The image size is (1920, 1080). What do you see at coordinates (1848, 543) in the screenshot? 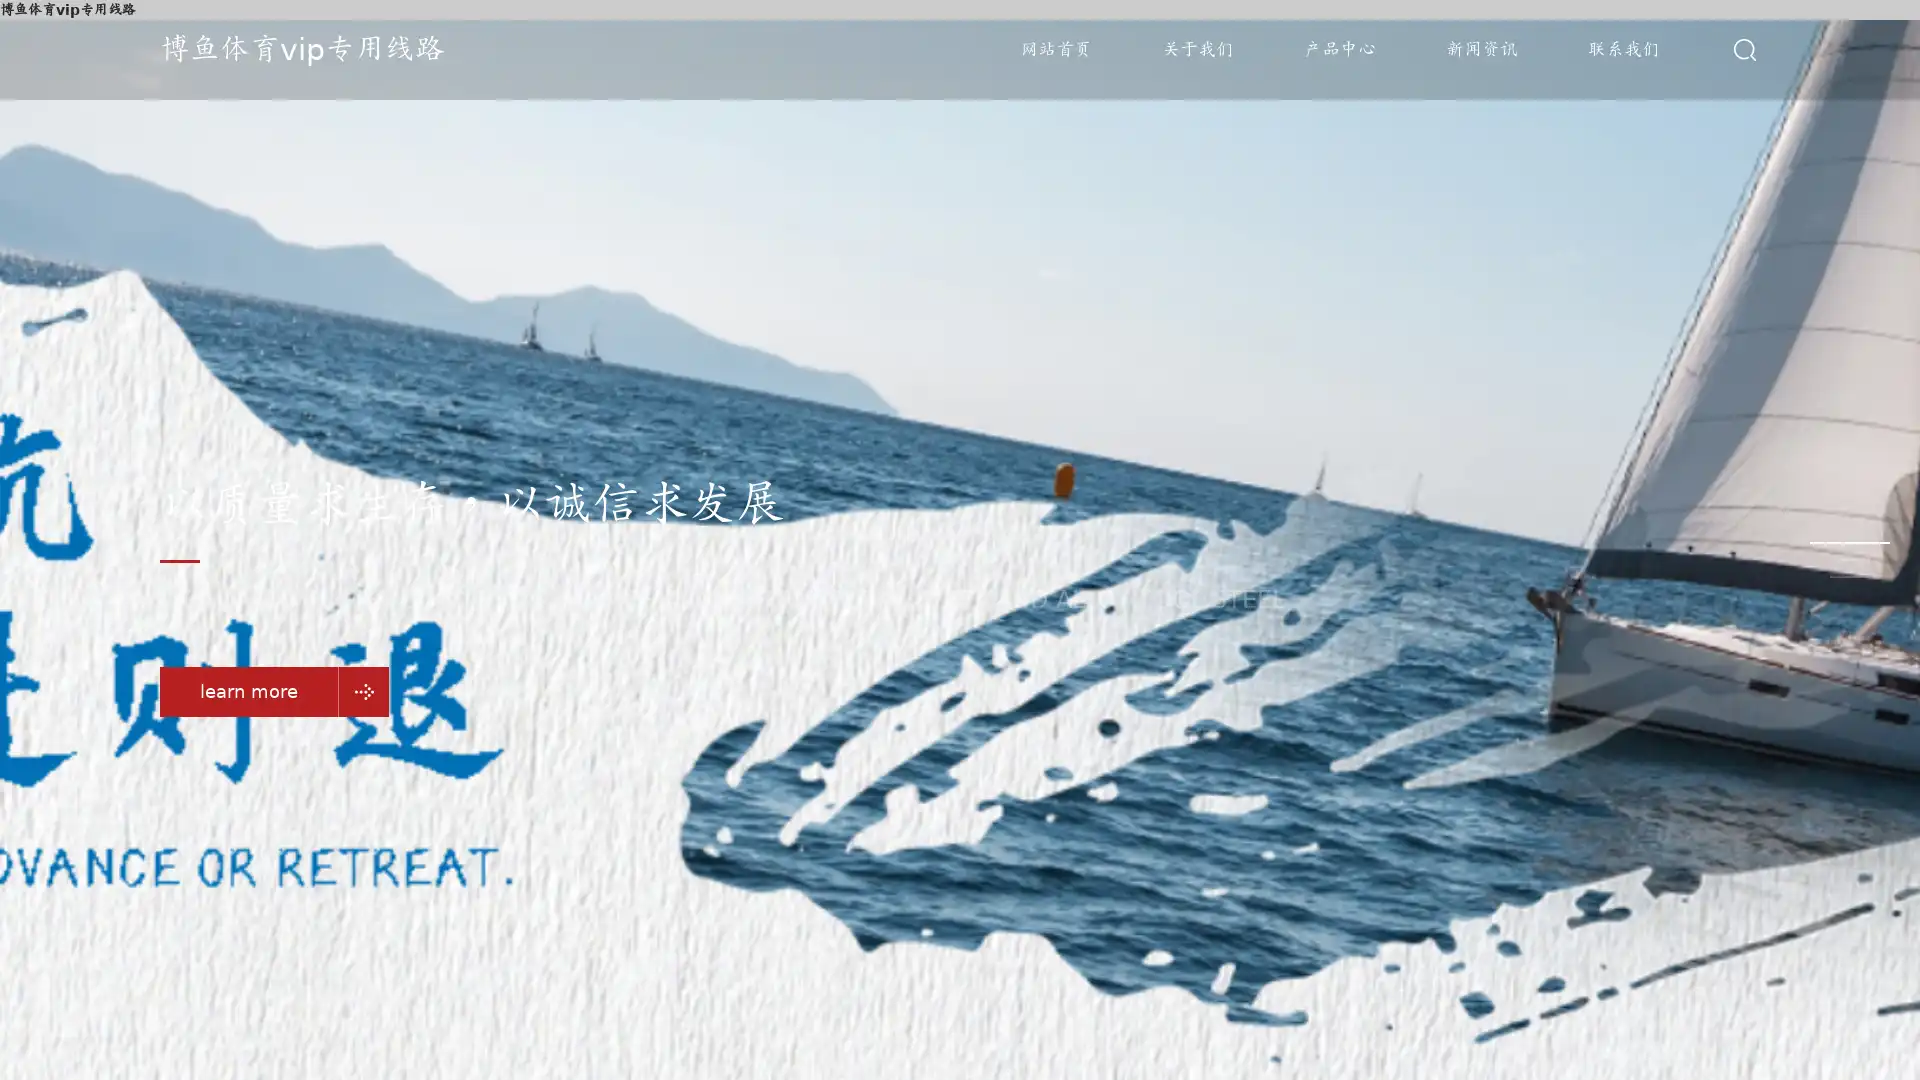
I see `Go to slide 1` at bounding box center [1848, 543].